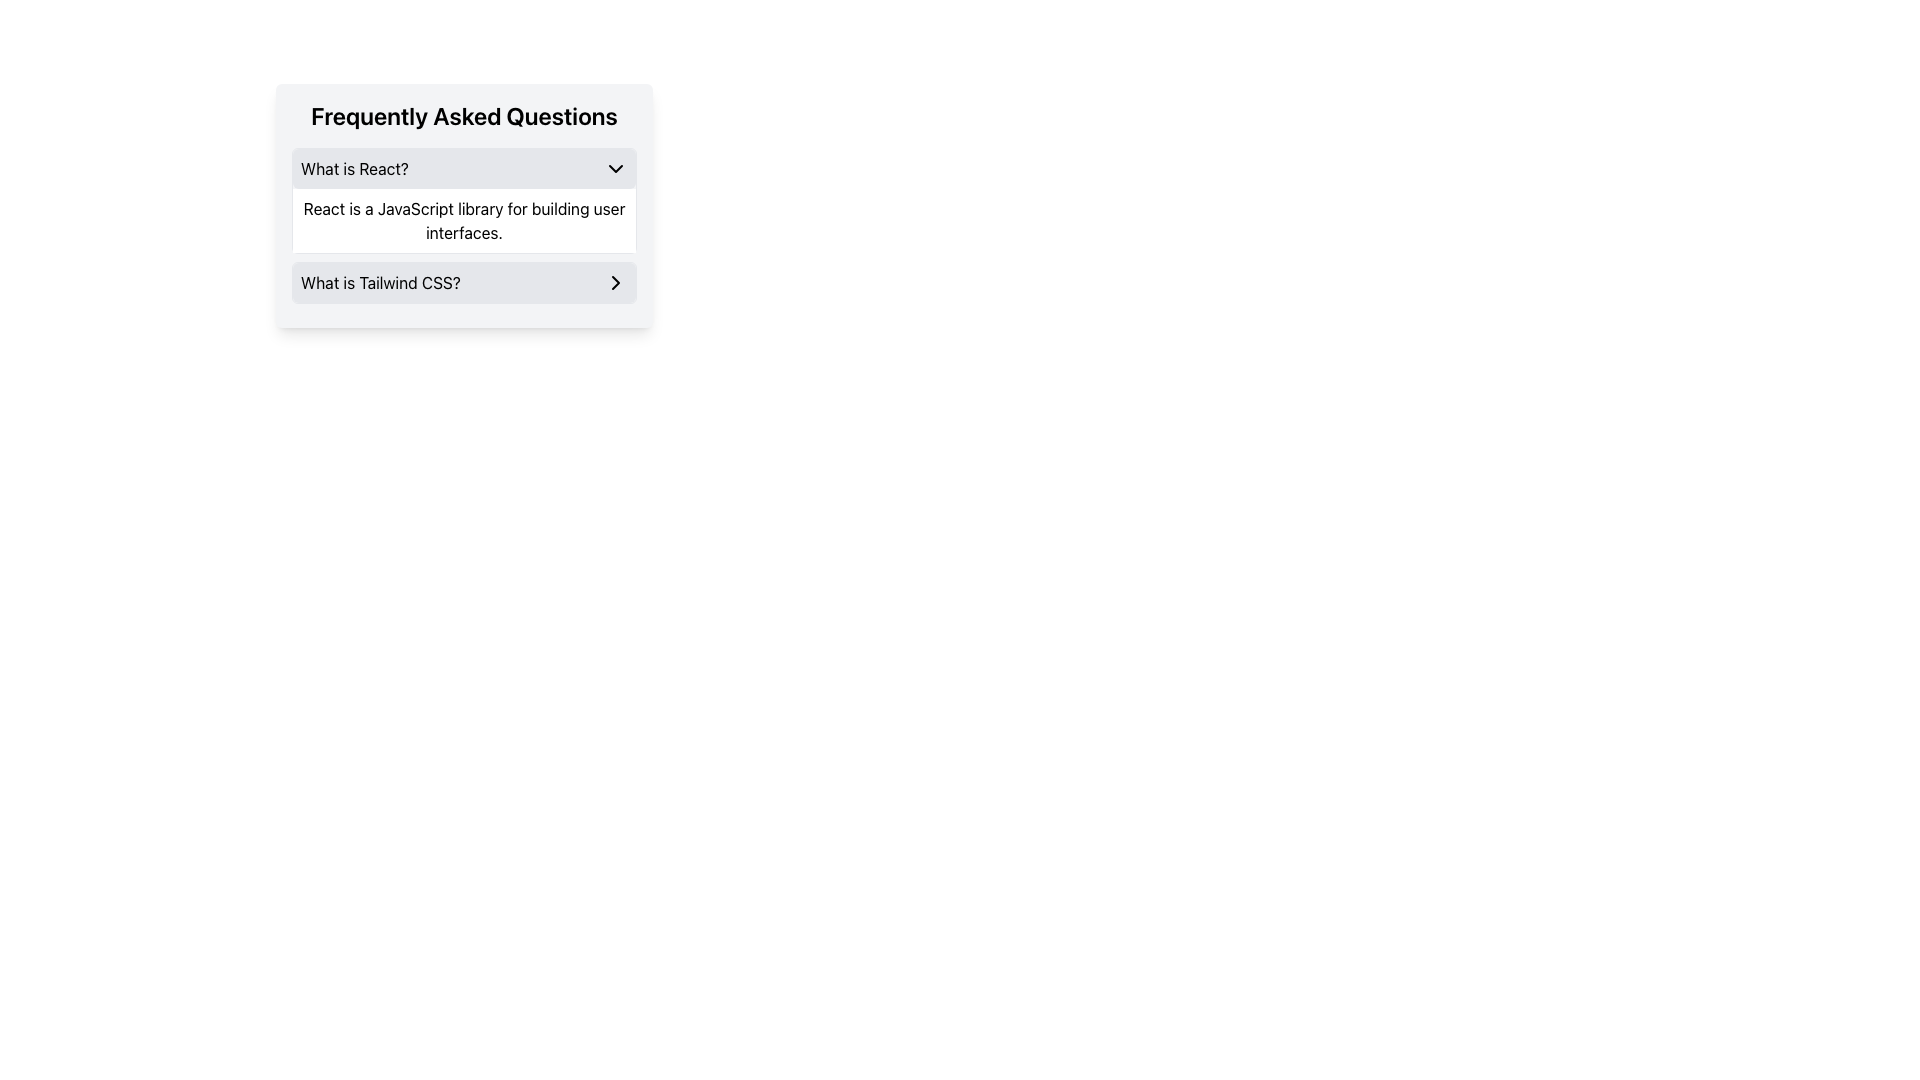 The width and height of the screenshot is (1920, 1080). What do you see at coordinates (354, 168) in the screenshot?
I see `the text label 'What is React?'` at bounding box center [354, 168].